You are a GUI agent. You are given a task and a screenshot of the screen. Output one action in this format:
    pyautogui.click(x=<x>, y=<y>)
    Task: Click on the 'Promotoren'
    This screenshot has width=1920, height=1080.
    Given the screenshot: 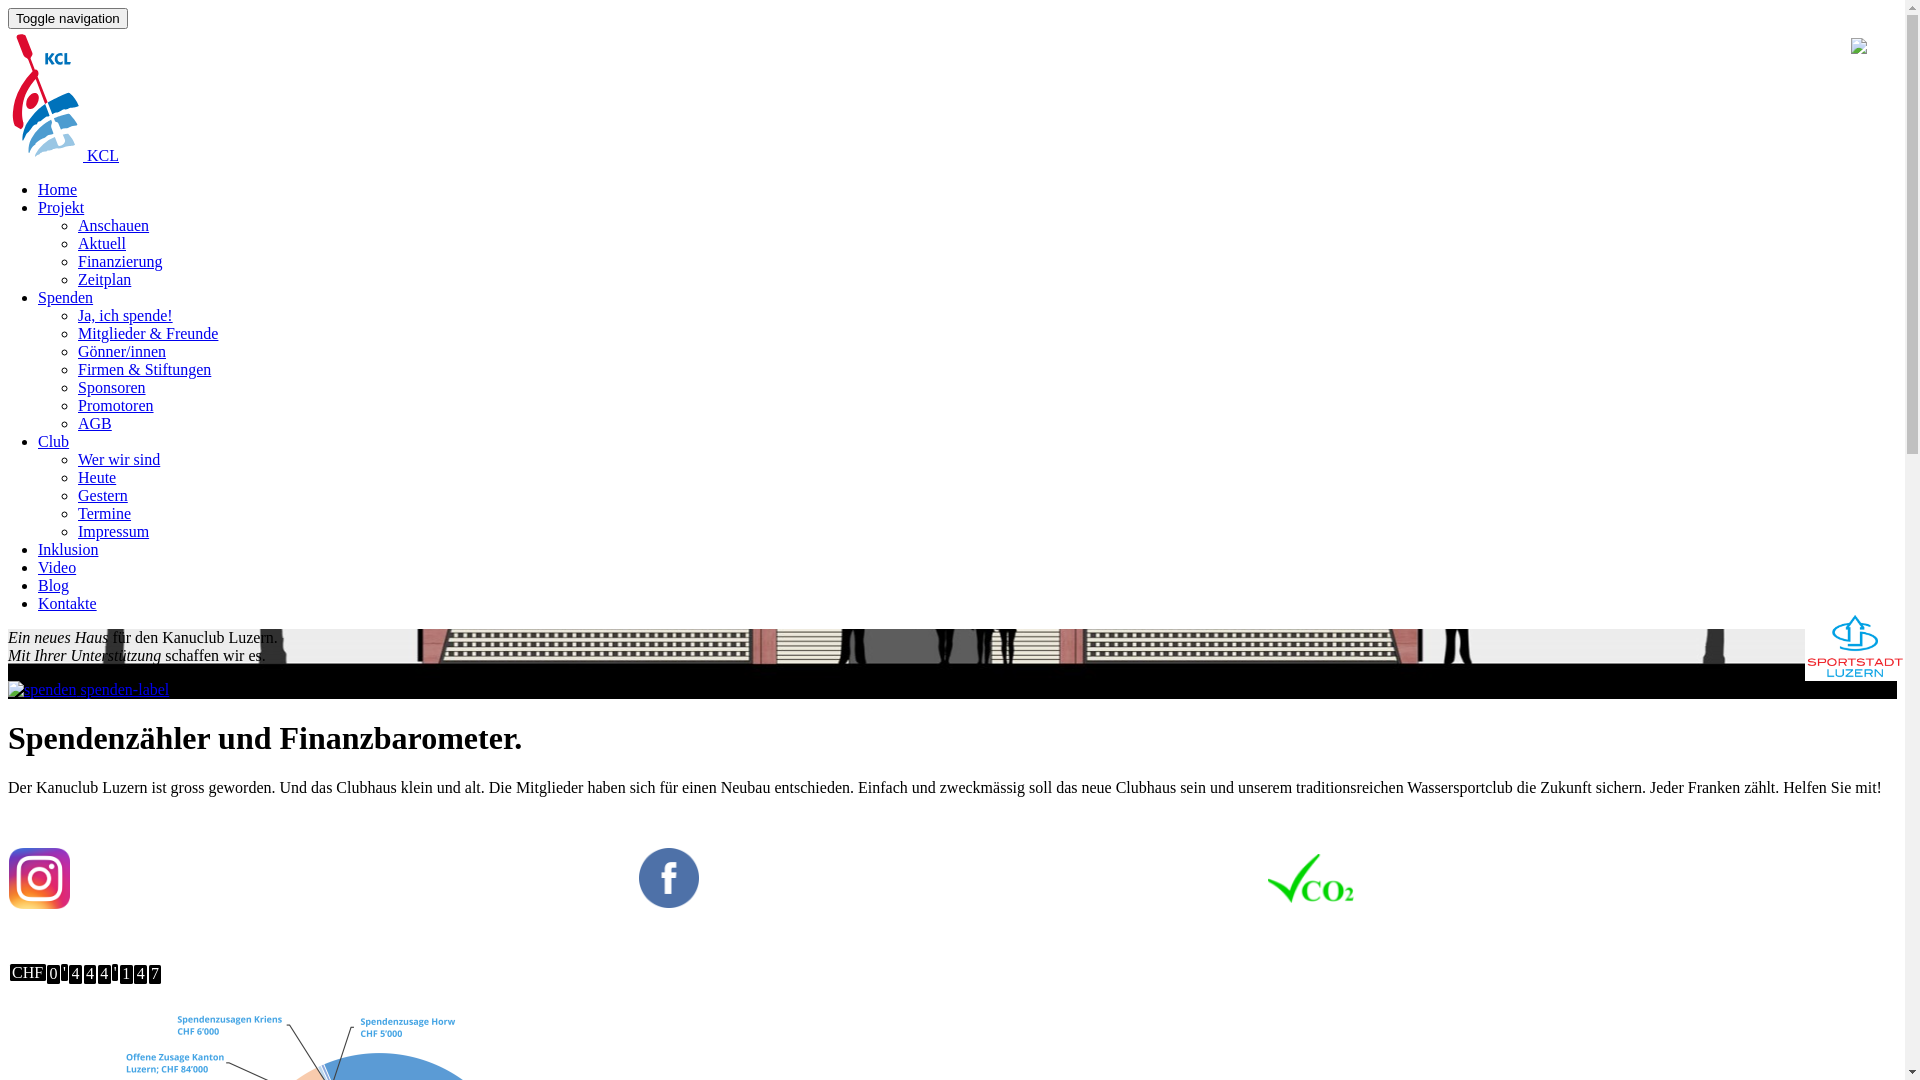 What is the action you would take?
    pyautogui.click(x=114, y=405)
    